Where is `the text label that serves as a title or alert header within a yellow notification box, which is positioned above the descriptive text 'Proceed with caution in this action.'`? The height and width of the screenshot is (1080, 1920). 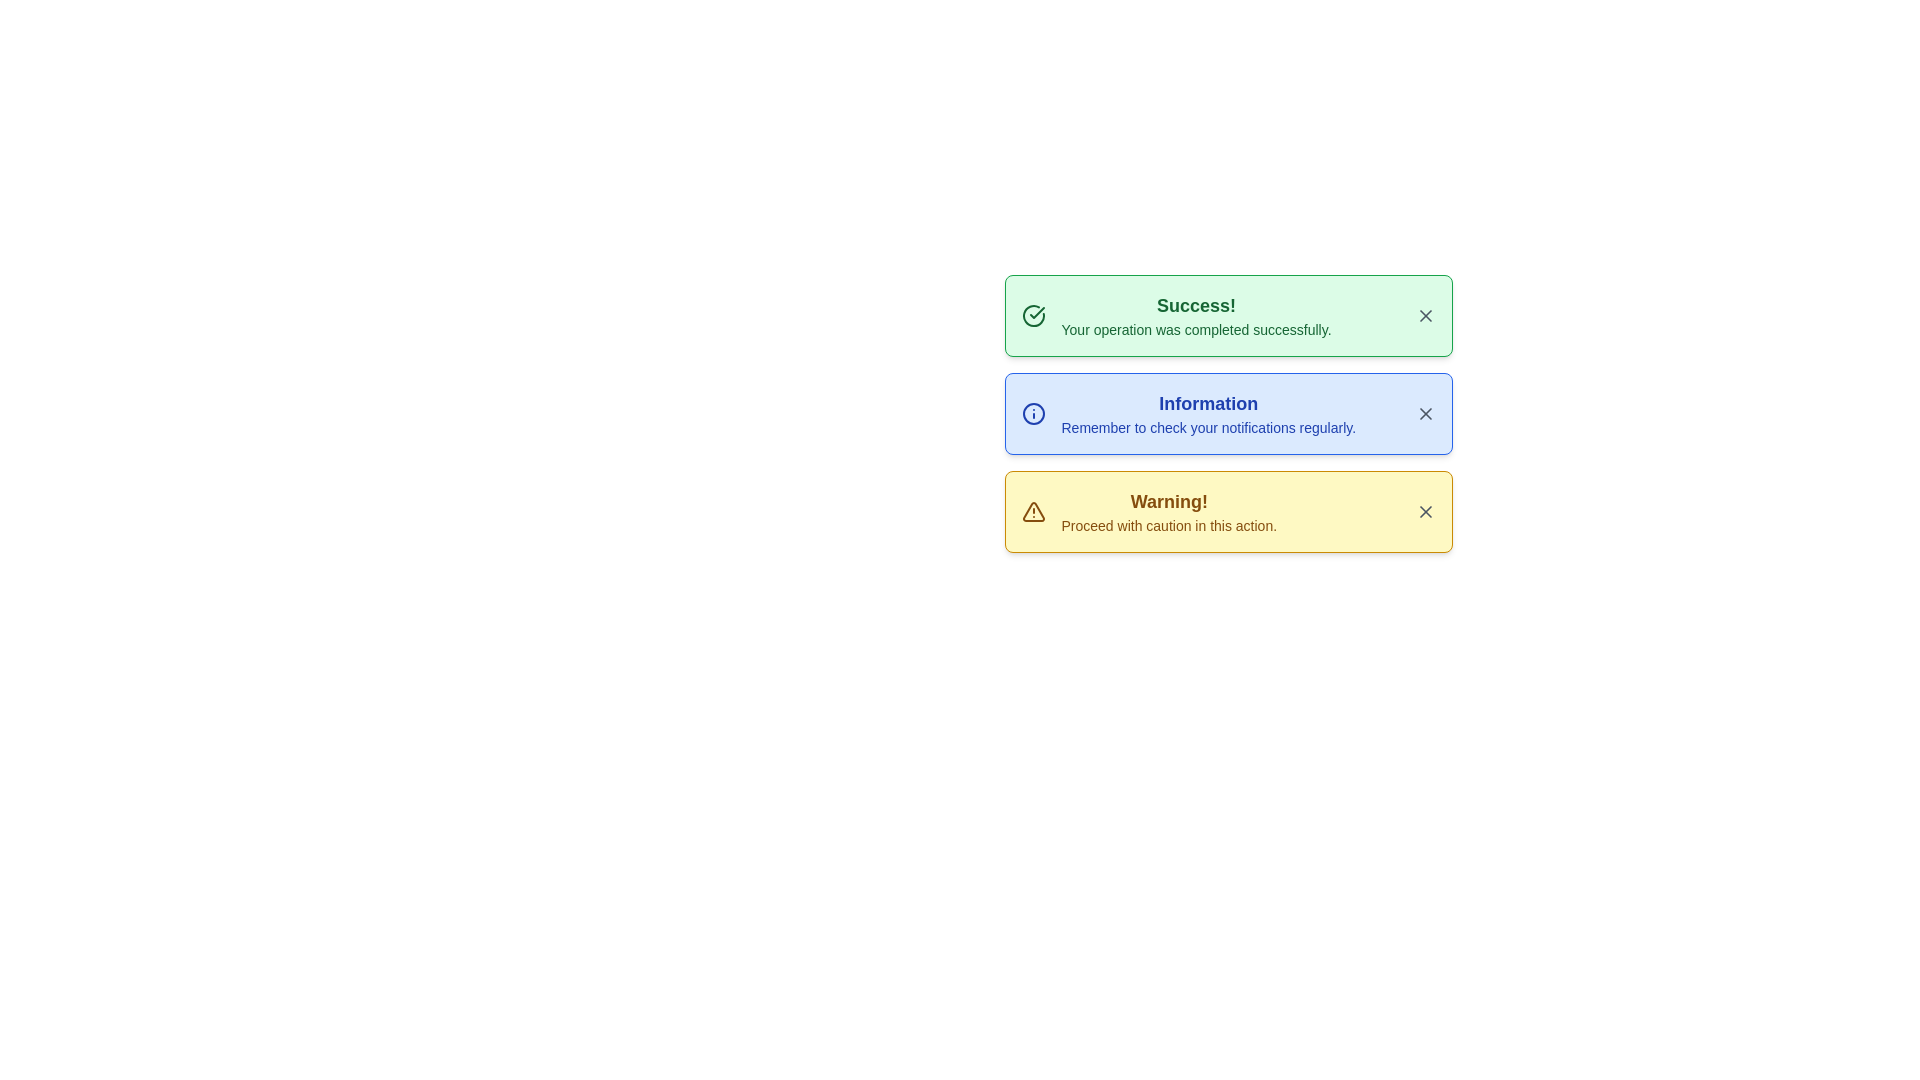
the text label that serves as a title or alert header within a yellow notification box, which is positioned above the descriptive text 'Proceed with caution in this action.' is located at coordinates (1169, 500).